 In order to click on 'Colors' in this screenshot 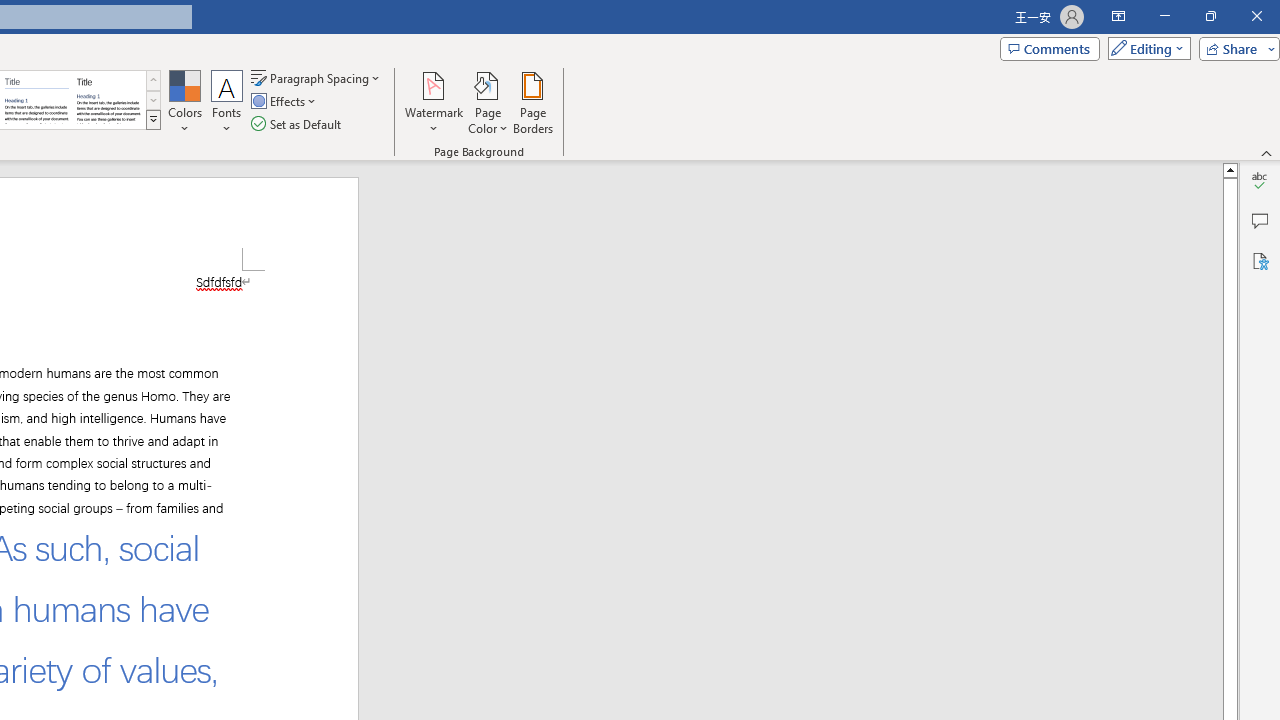, I will do `click(184, 103)`.